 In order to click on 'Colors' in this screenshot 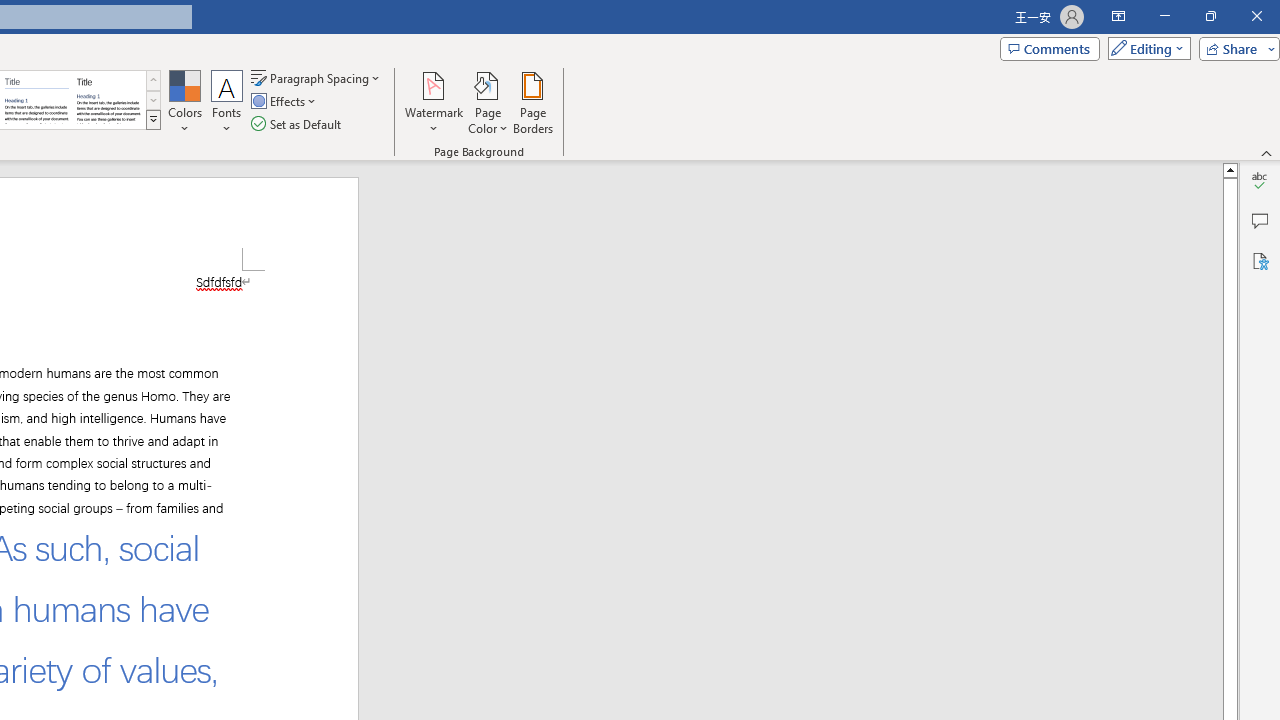, I will do `click(184, 103)`.